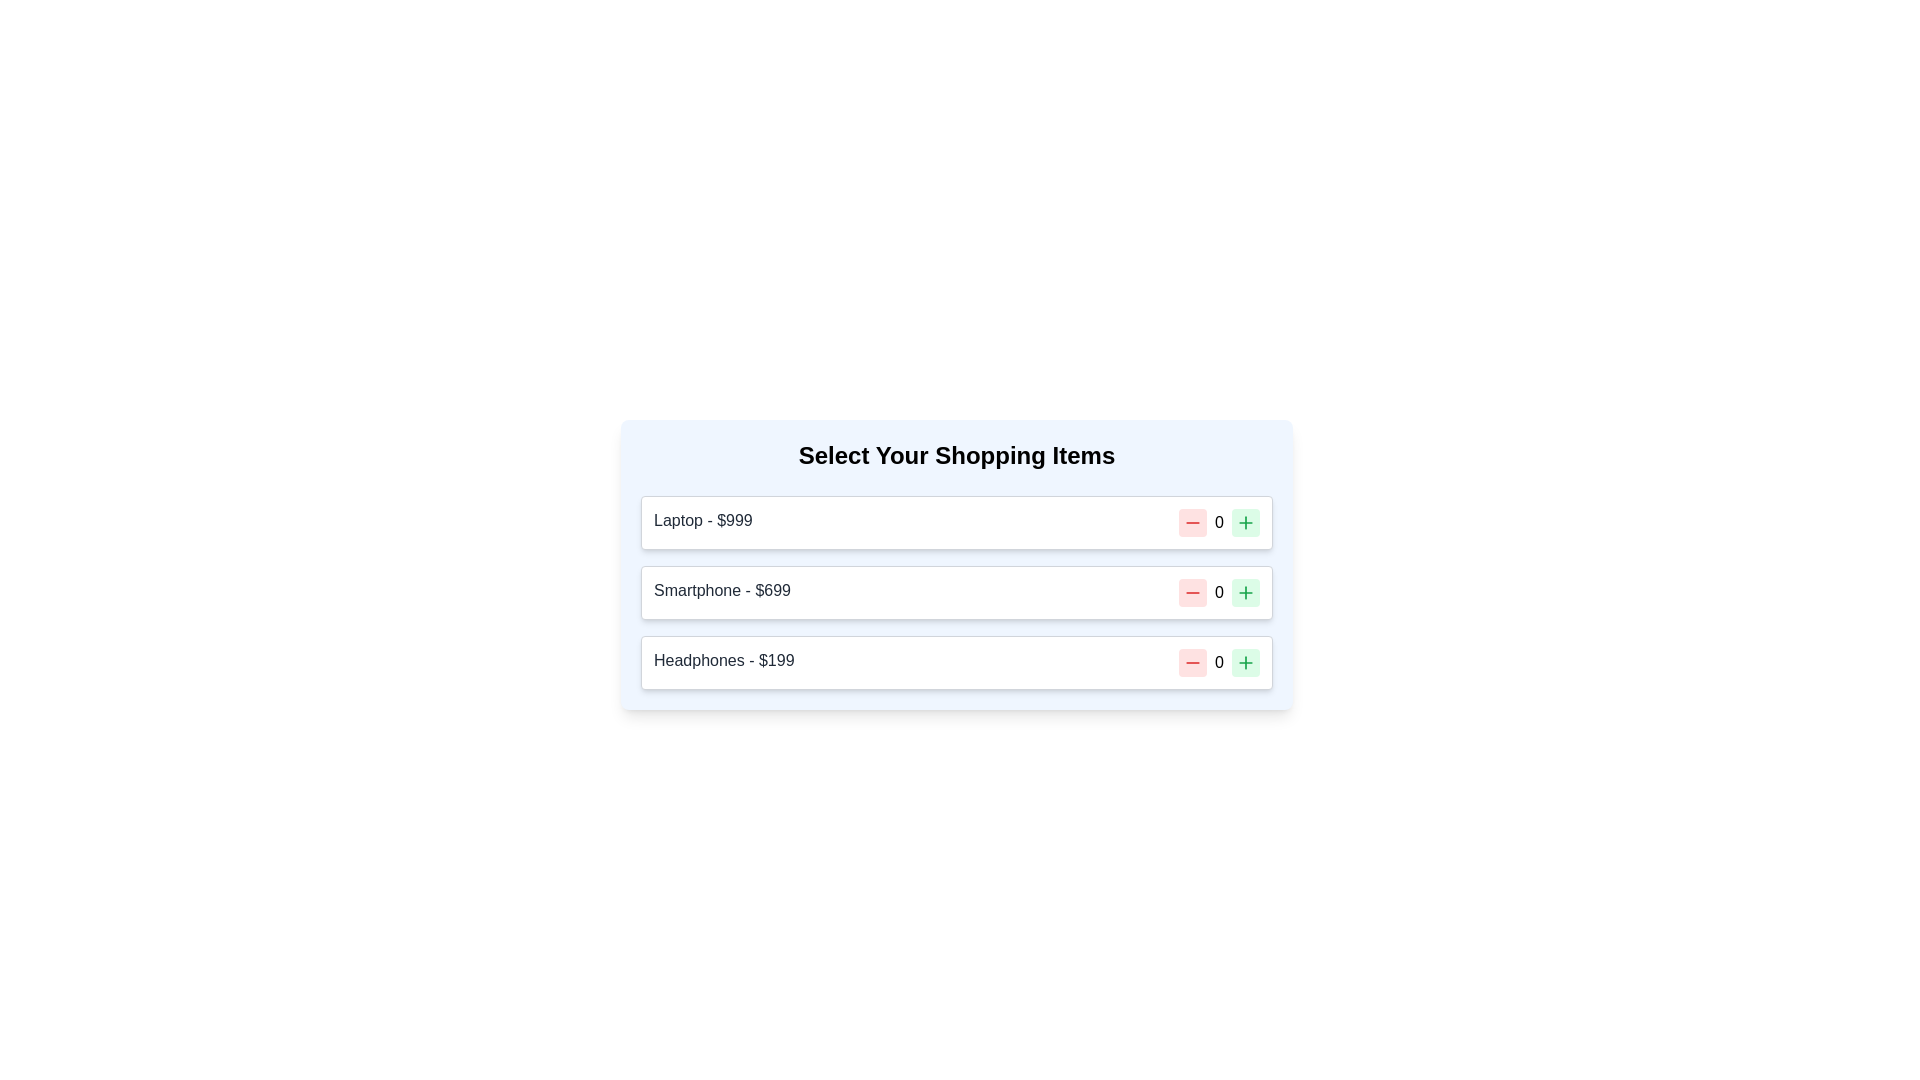 The width and height of the screenshot is (1920, 1080). Describe the element at coordinates (1218, 522) in the screenshot. I see `the numeric display showing the value '0' for the product 'Laptop - $999', which is centrally positioned between the increment and decrement buttons` at that location.